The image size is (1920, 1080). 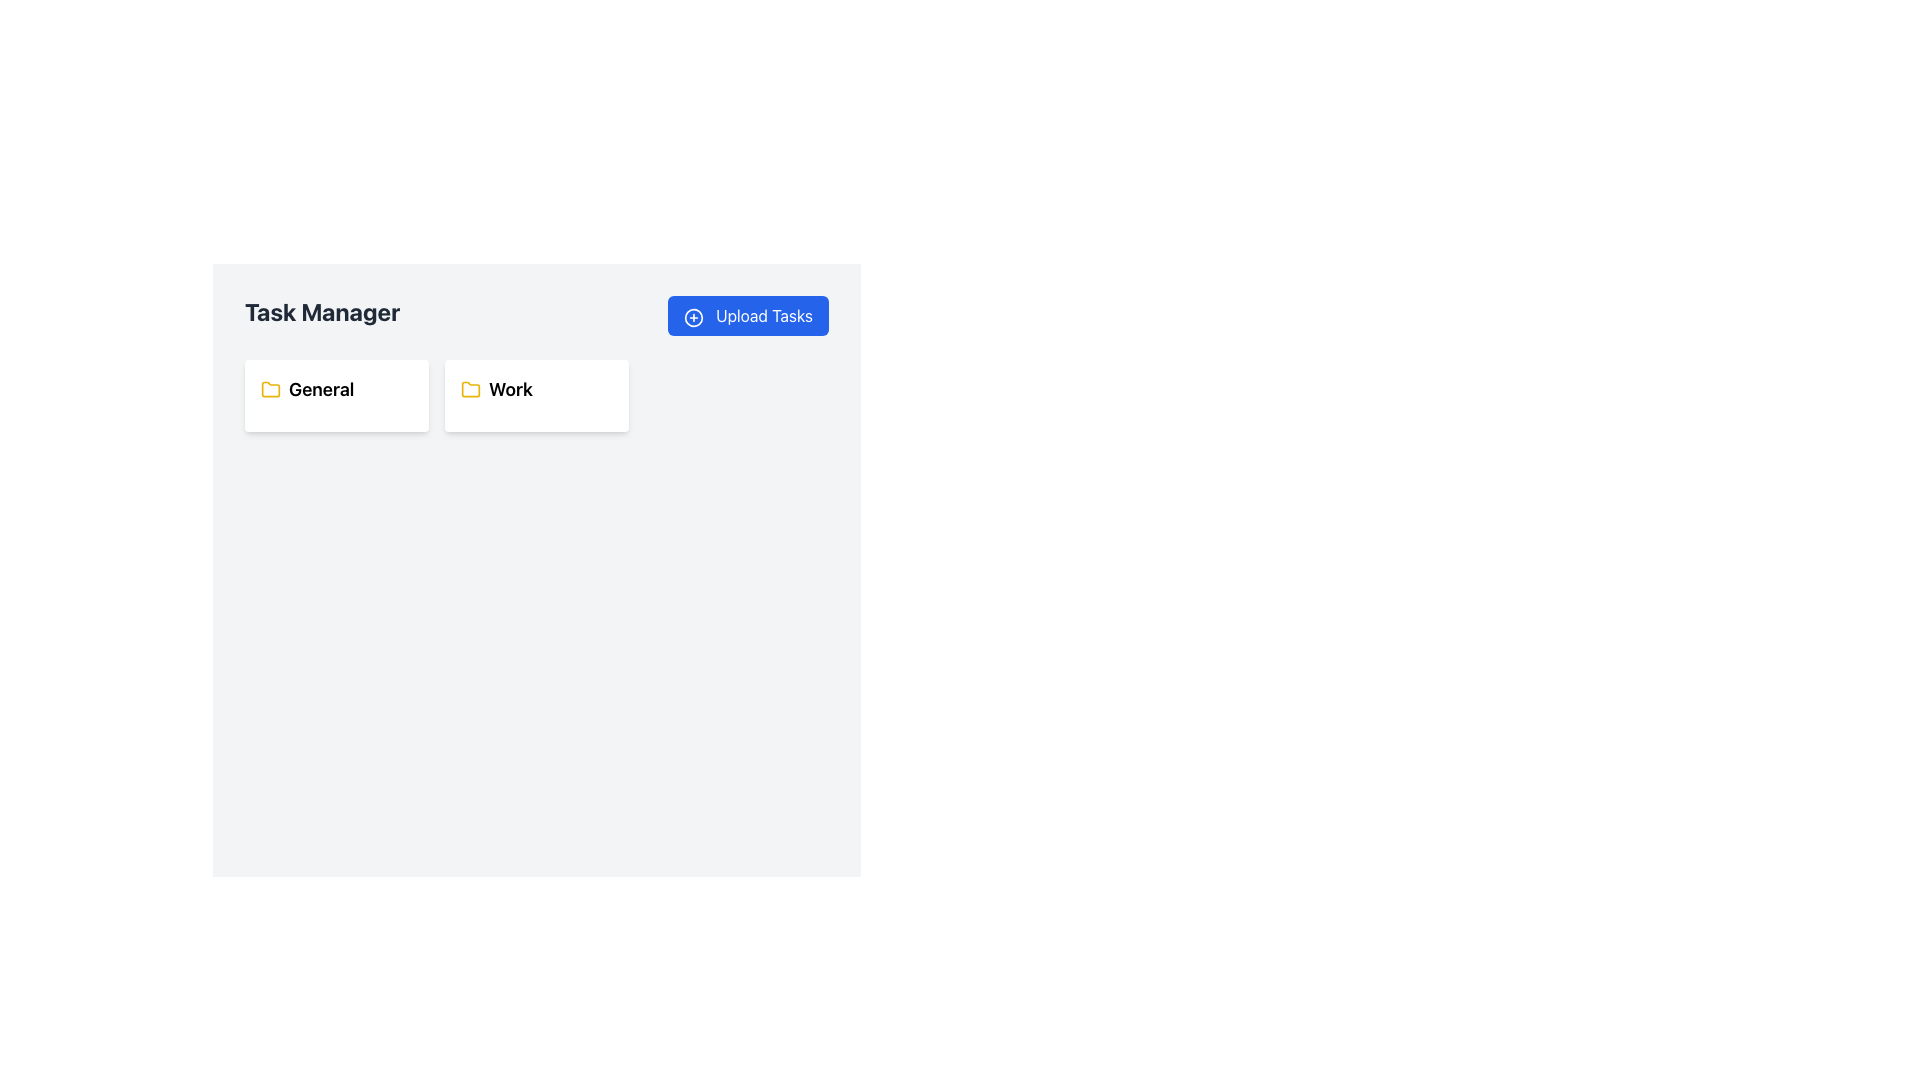 I want to click on the circular icon with a plus sign inside it, which is located to the left of the 'Upload Tasks' label in a blue rounded rectangle button at the top-right corner of the interface, so click(x=693, y=316).